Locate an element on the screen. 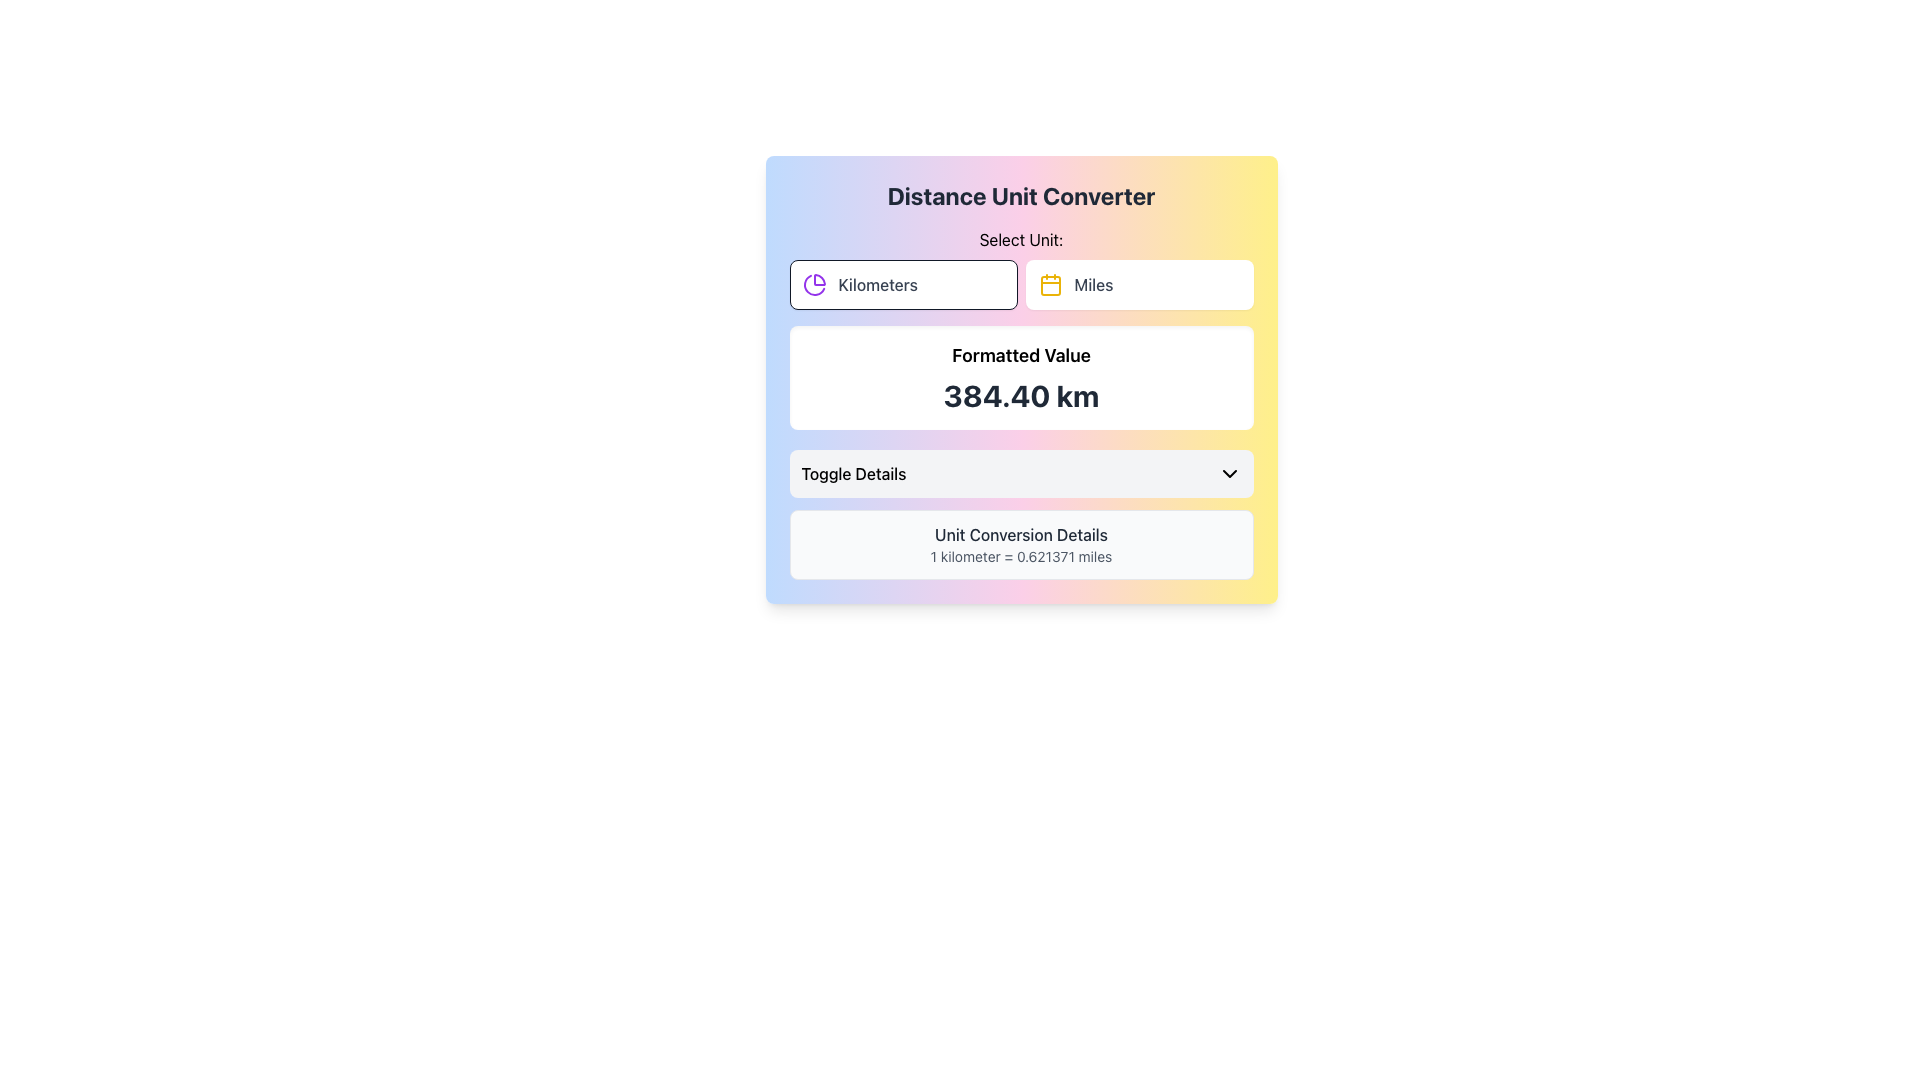  the left button in the 'Select Unit' section is located at coordinates (902, 285).